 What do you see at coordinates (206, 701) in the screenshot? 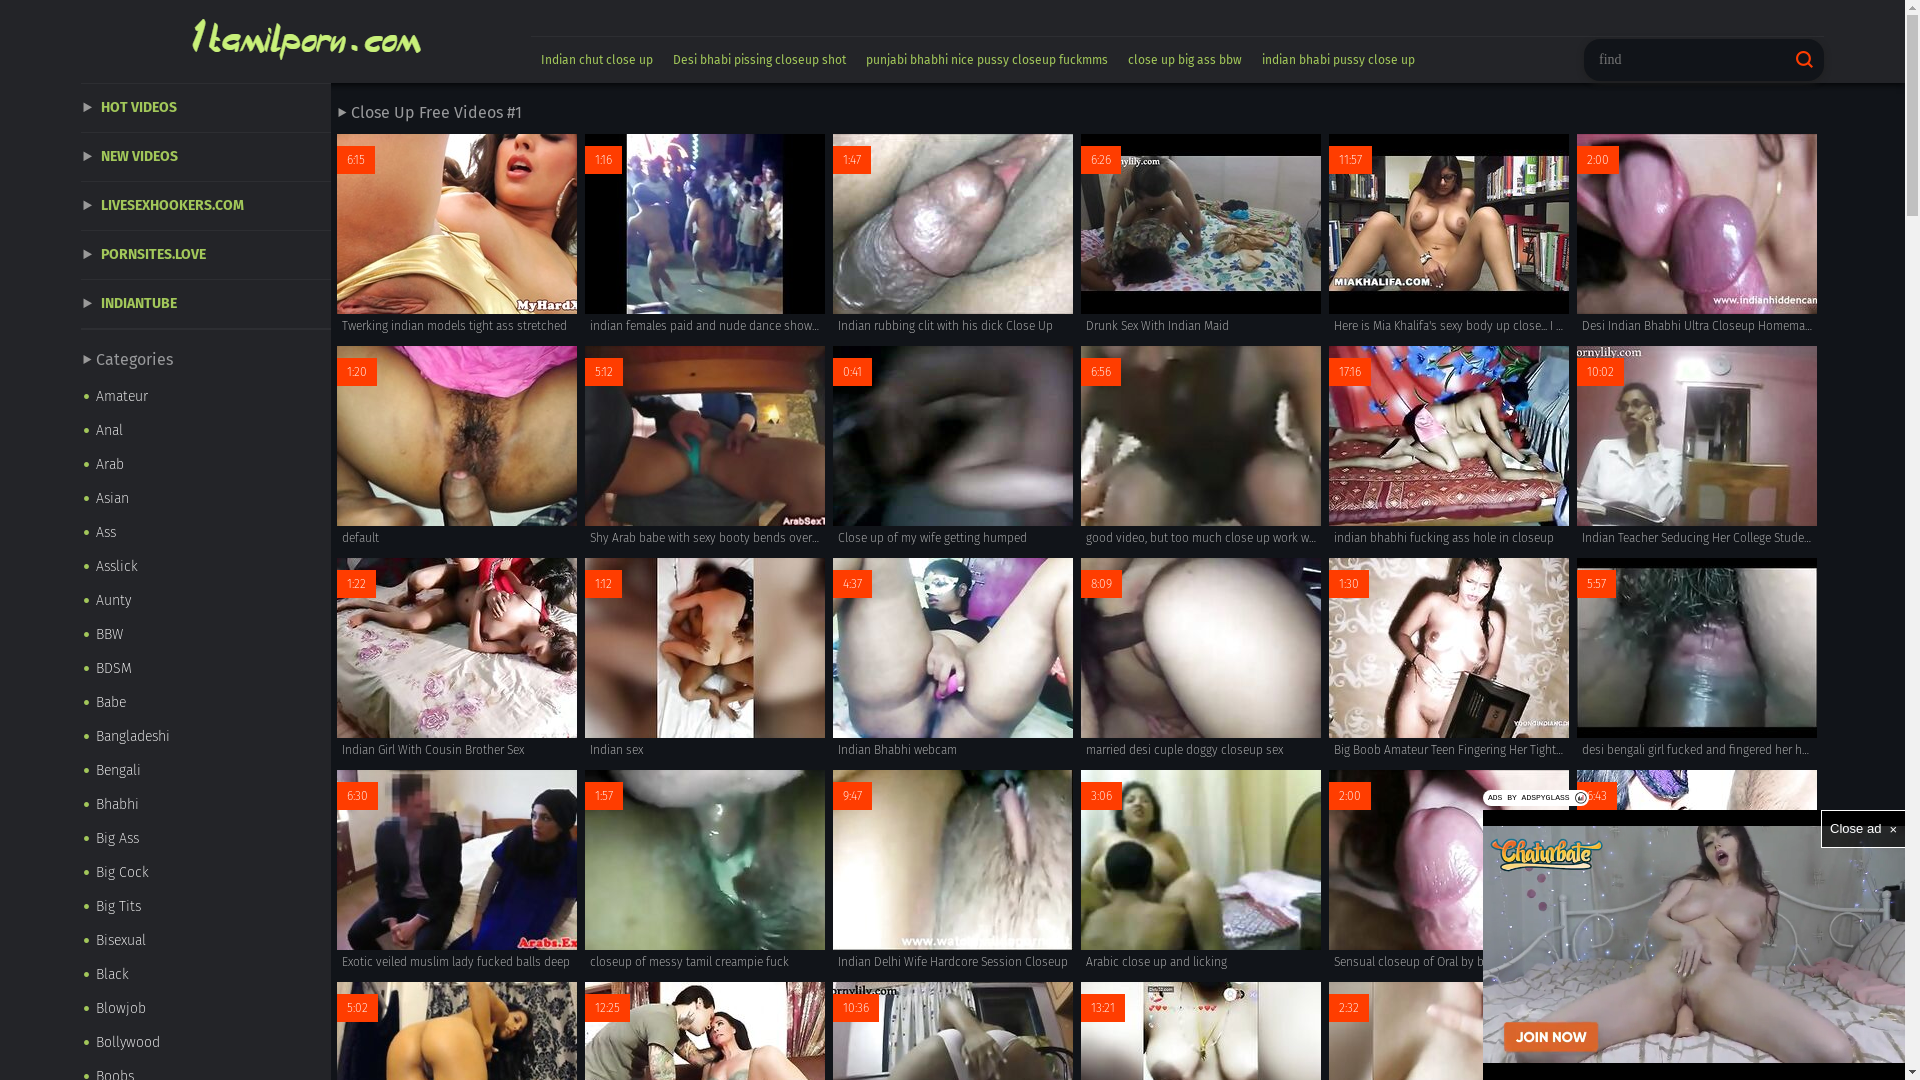
I see `'Babe'` at bounding box center [206, 701].